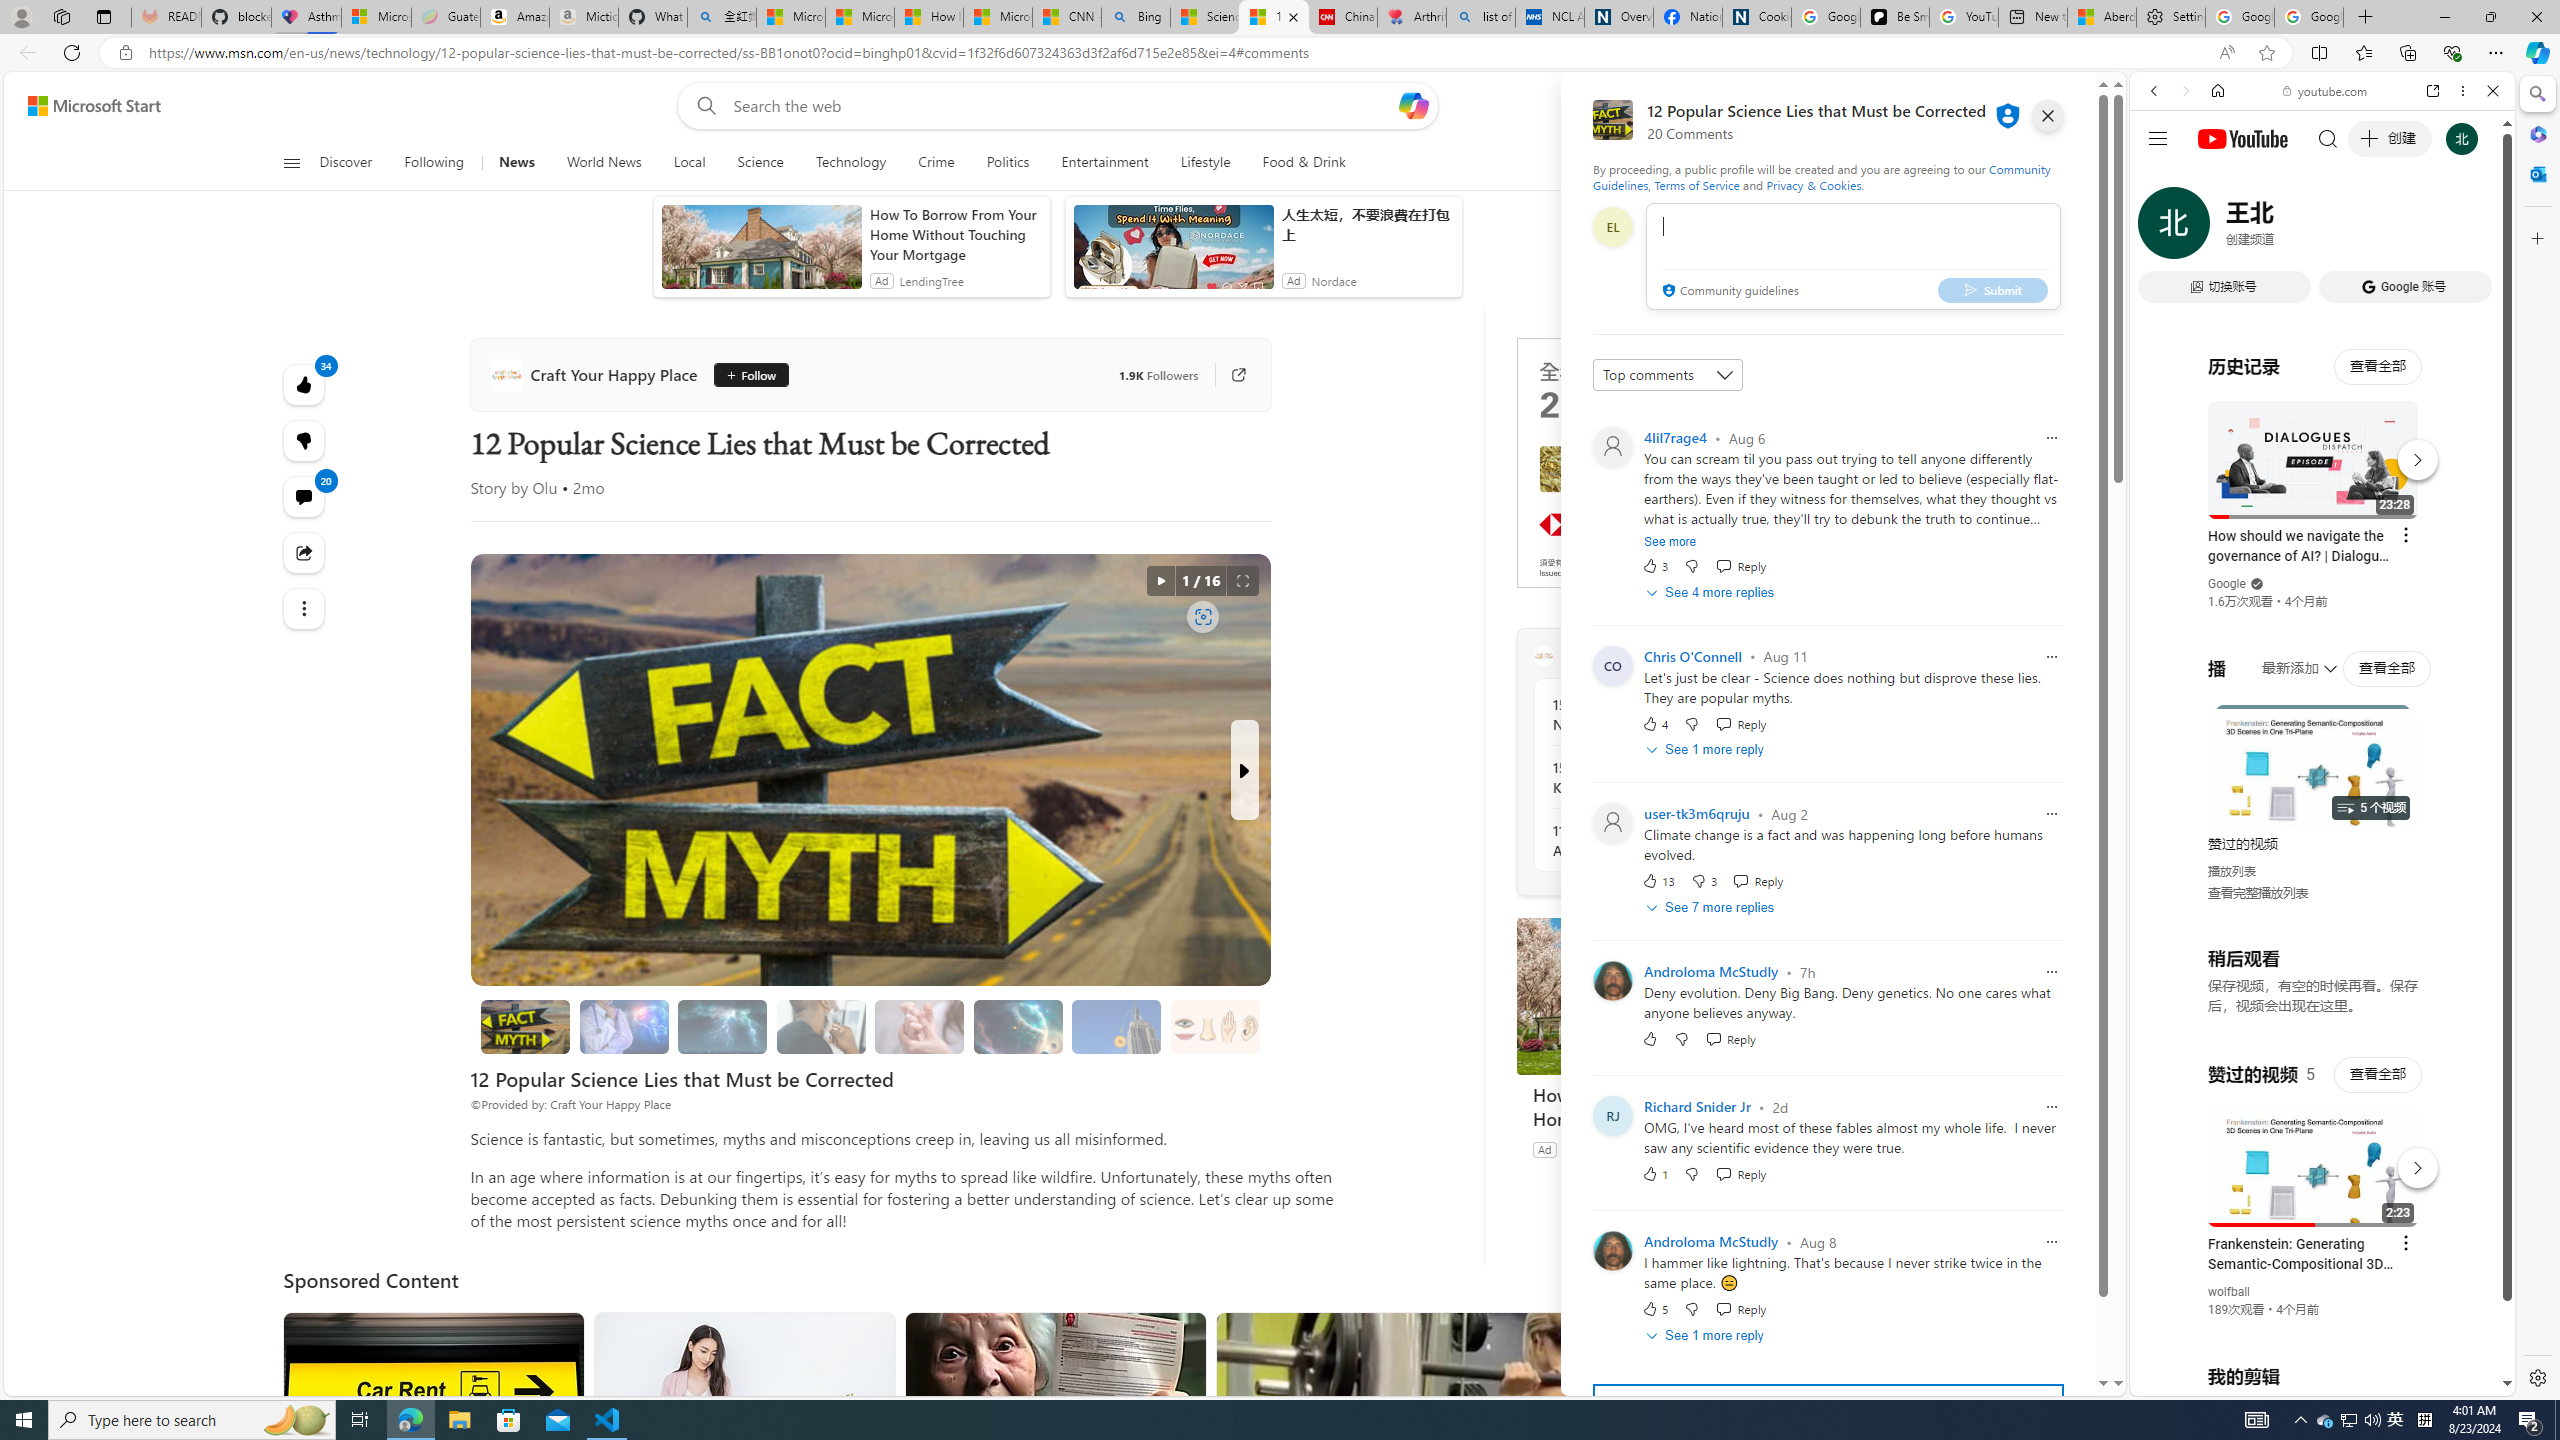 This screenshot has height=1440, width=2560. Describe the element at coordinates (2162, 227) in the screenshot. I see `'Search Filter, WEB'` at that location.